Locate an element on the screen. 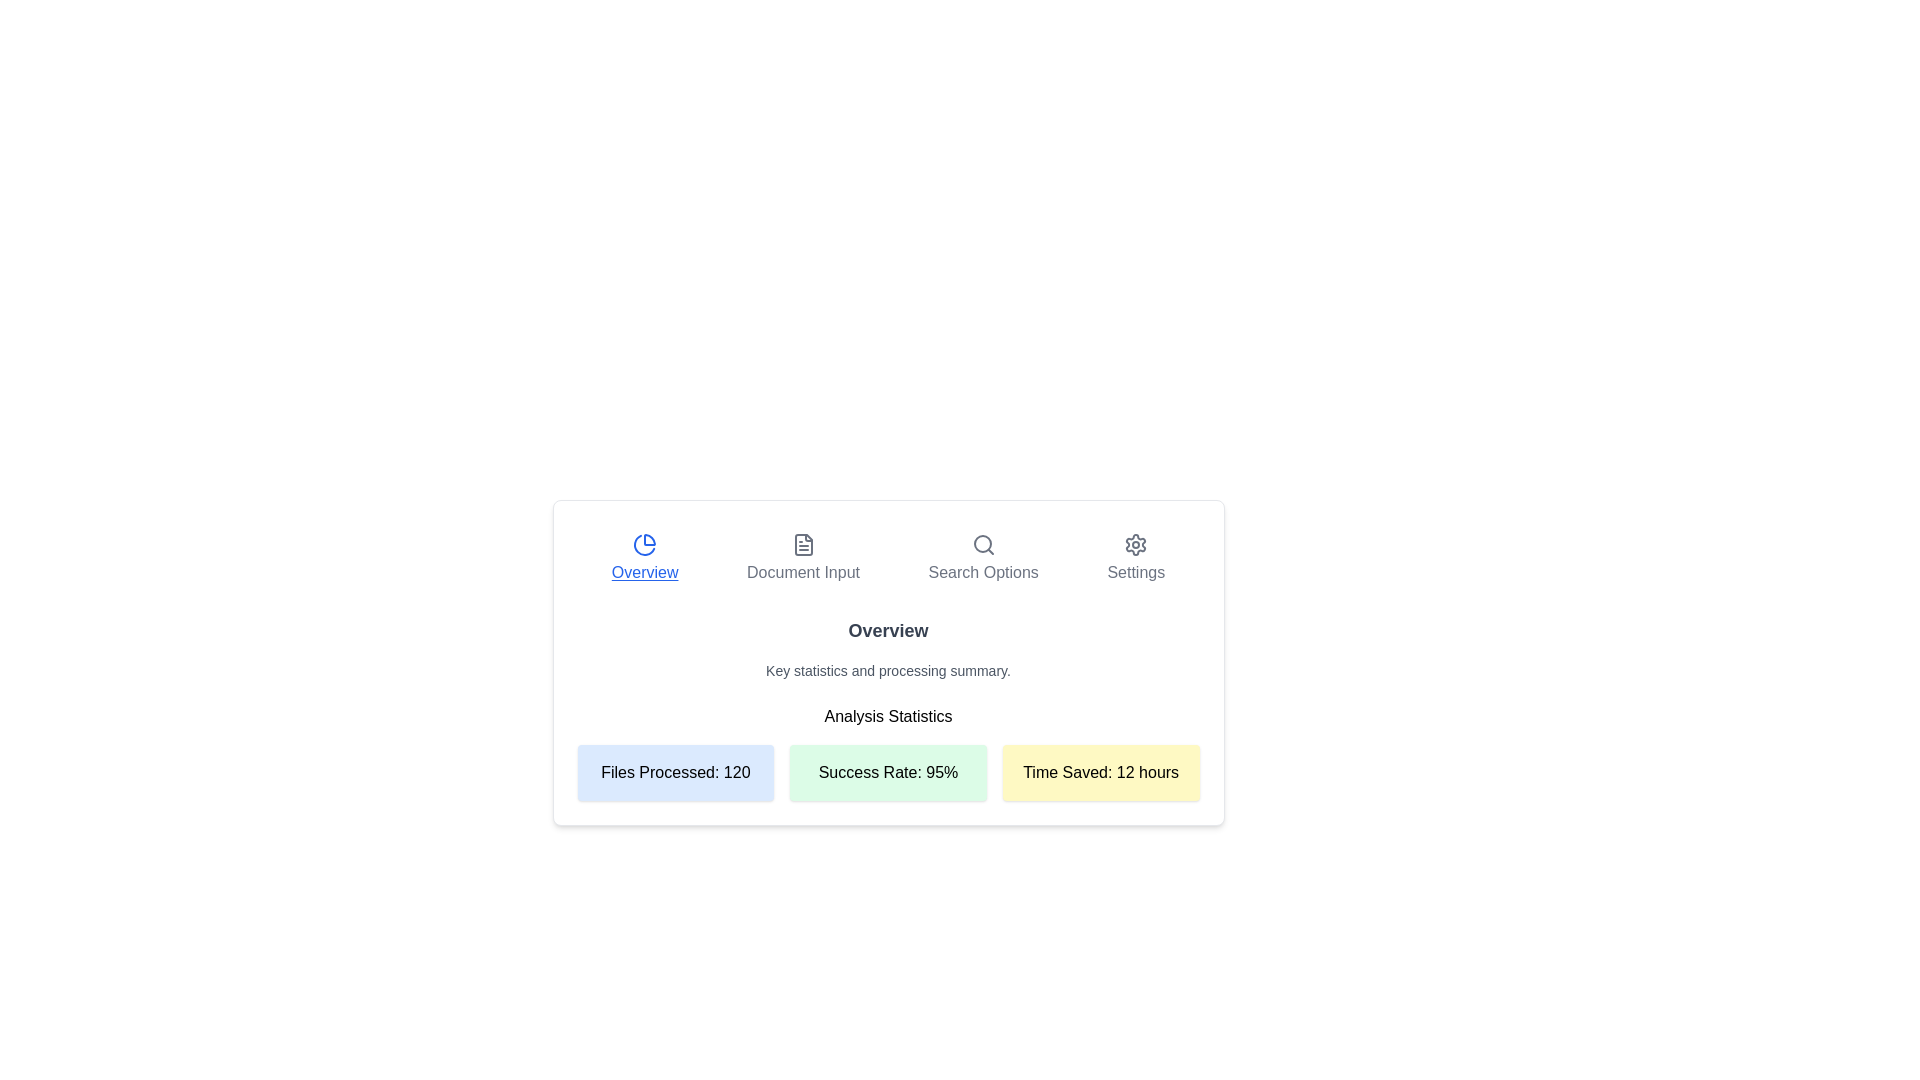 The image size is (1920, 1080). the decorative circle within the search icon that represents the central part of the magnifying glass is located at coordinates (982, 543).